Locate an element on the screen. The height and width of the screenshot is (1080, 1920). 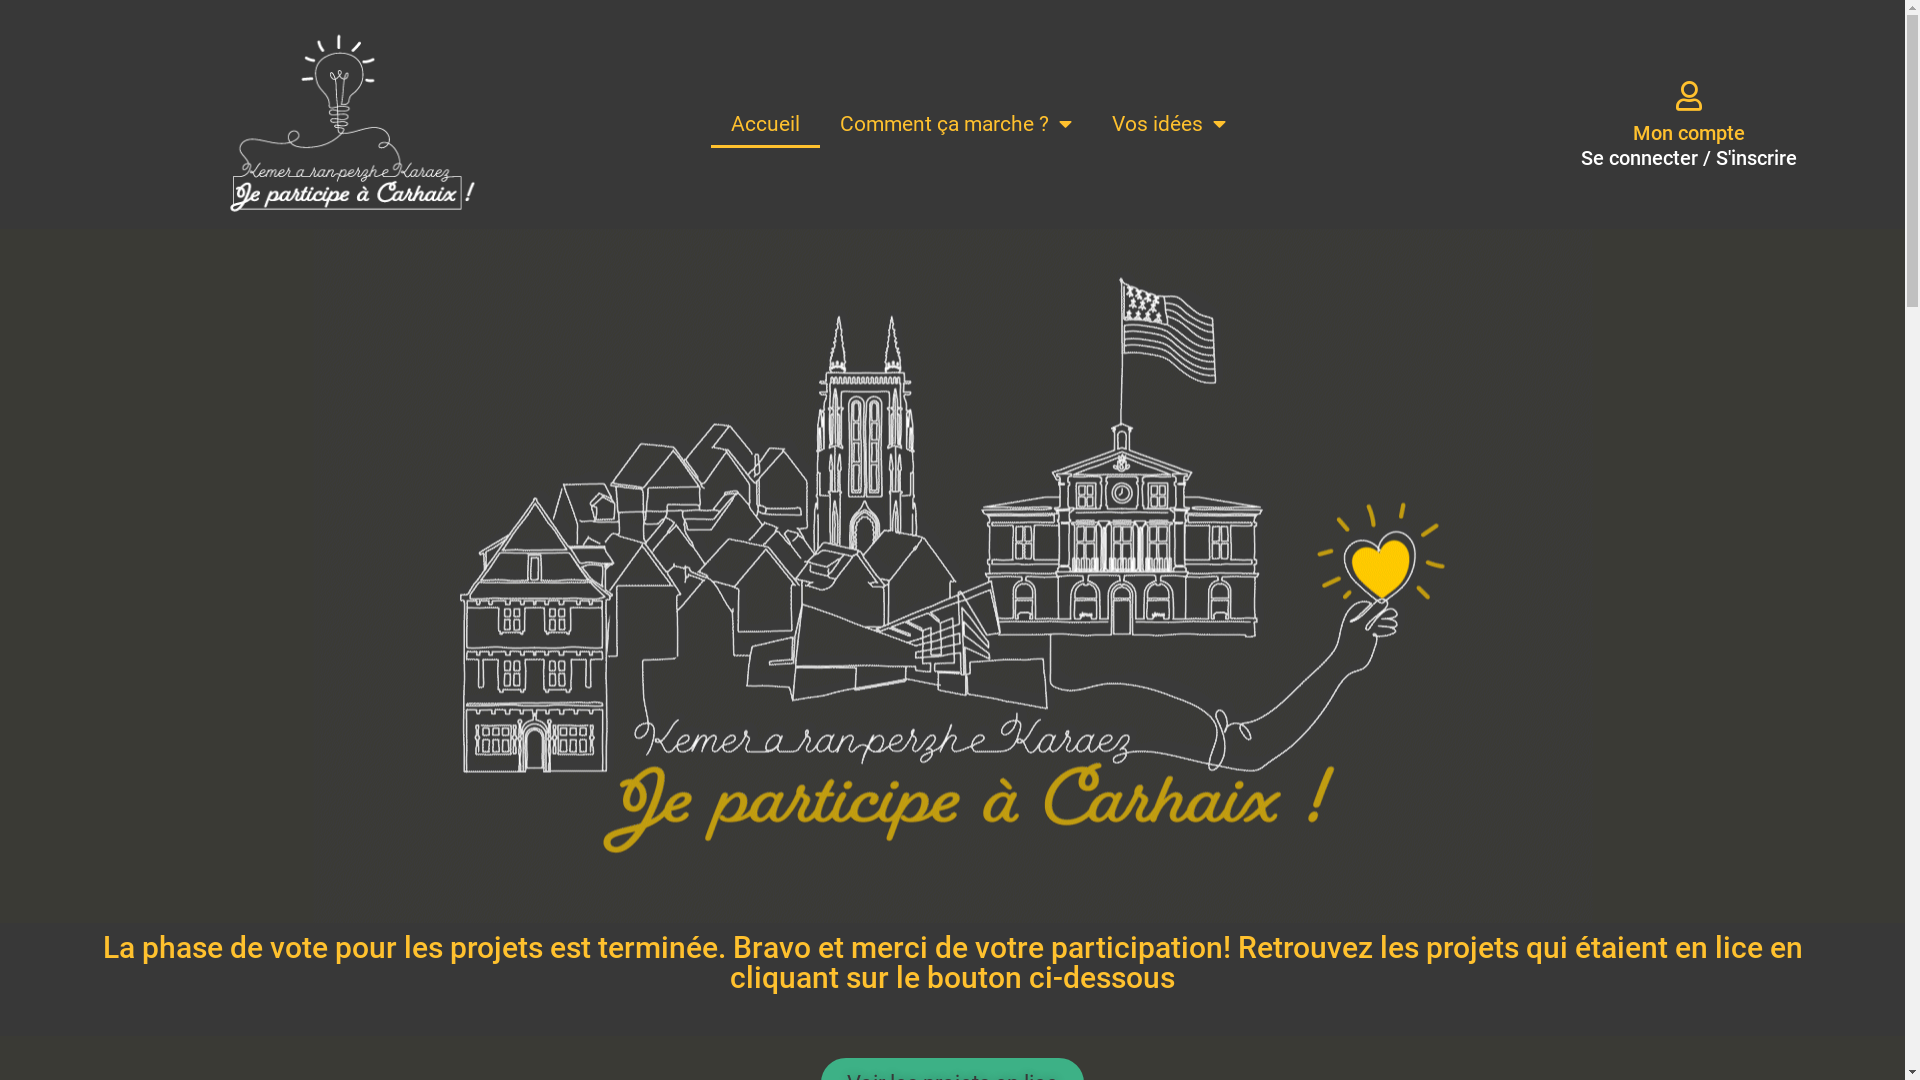
'Mon compte' is located at coordinates (1632, 132).